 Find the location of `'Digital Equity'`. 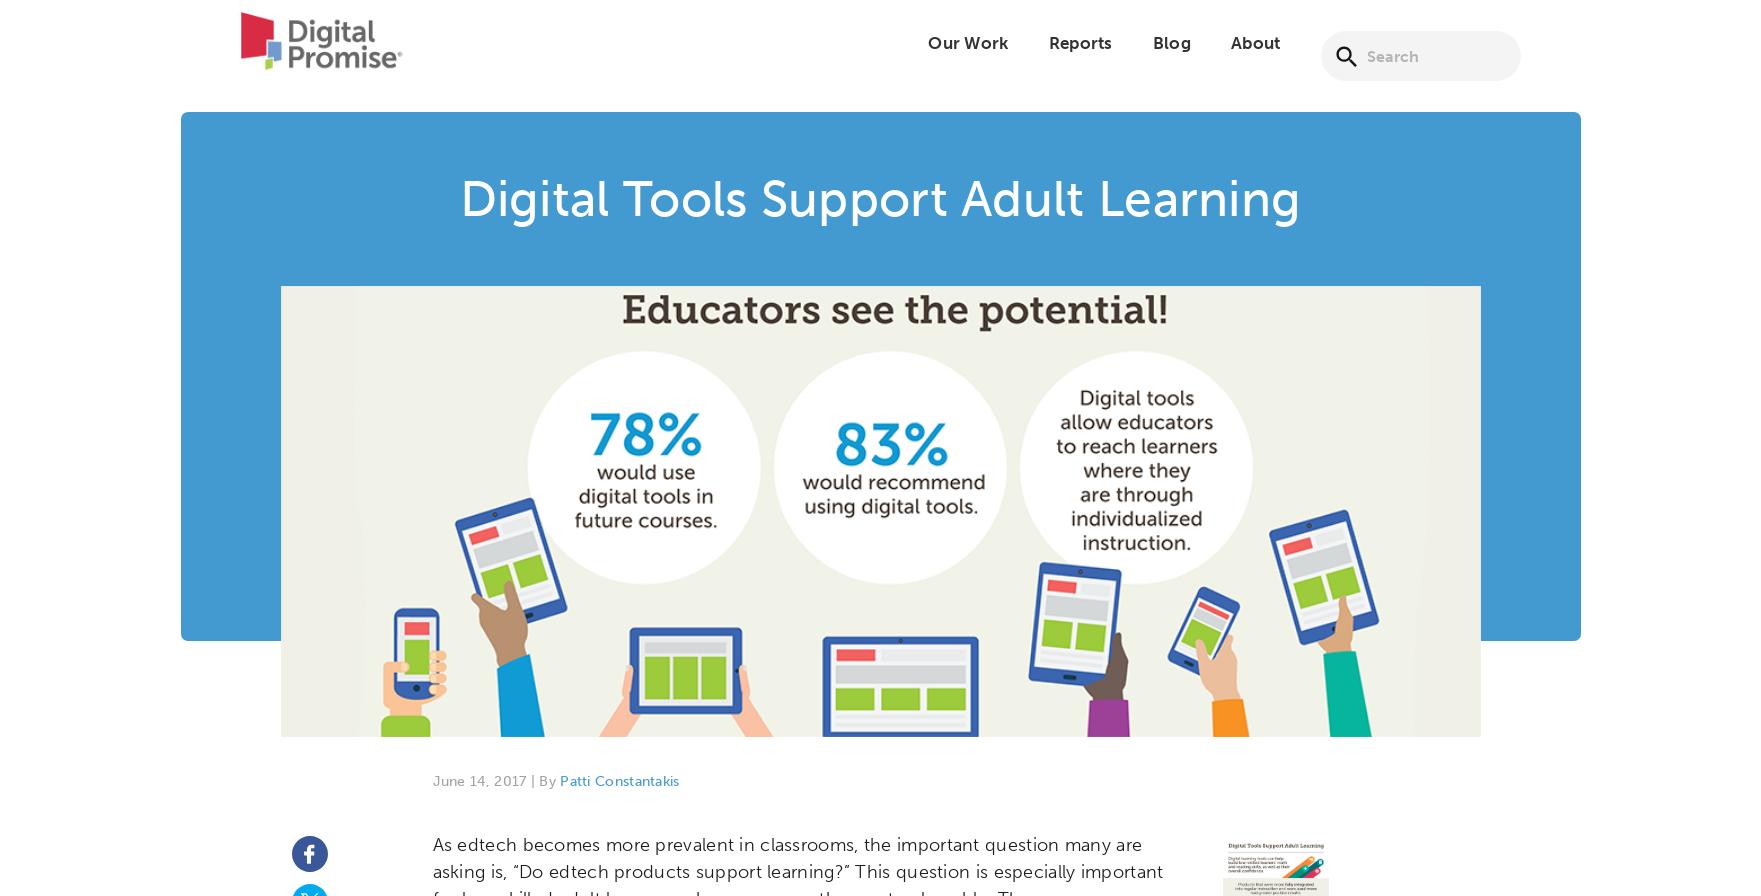

'Digital Equity' is located at coordinates (800, 73).